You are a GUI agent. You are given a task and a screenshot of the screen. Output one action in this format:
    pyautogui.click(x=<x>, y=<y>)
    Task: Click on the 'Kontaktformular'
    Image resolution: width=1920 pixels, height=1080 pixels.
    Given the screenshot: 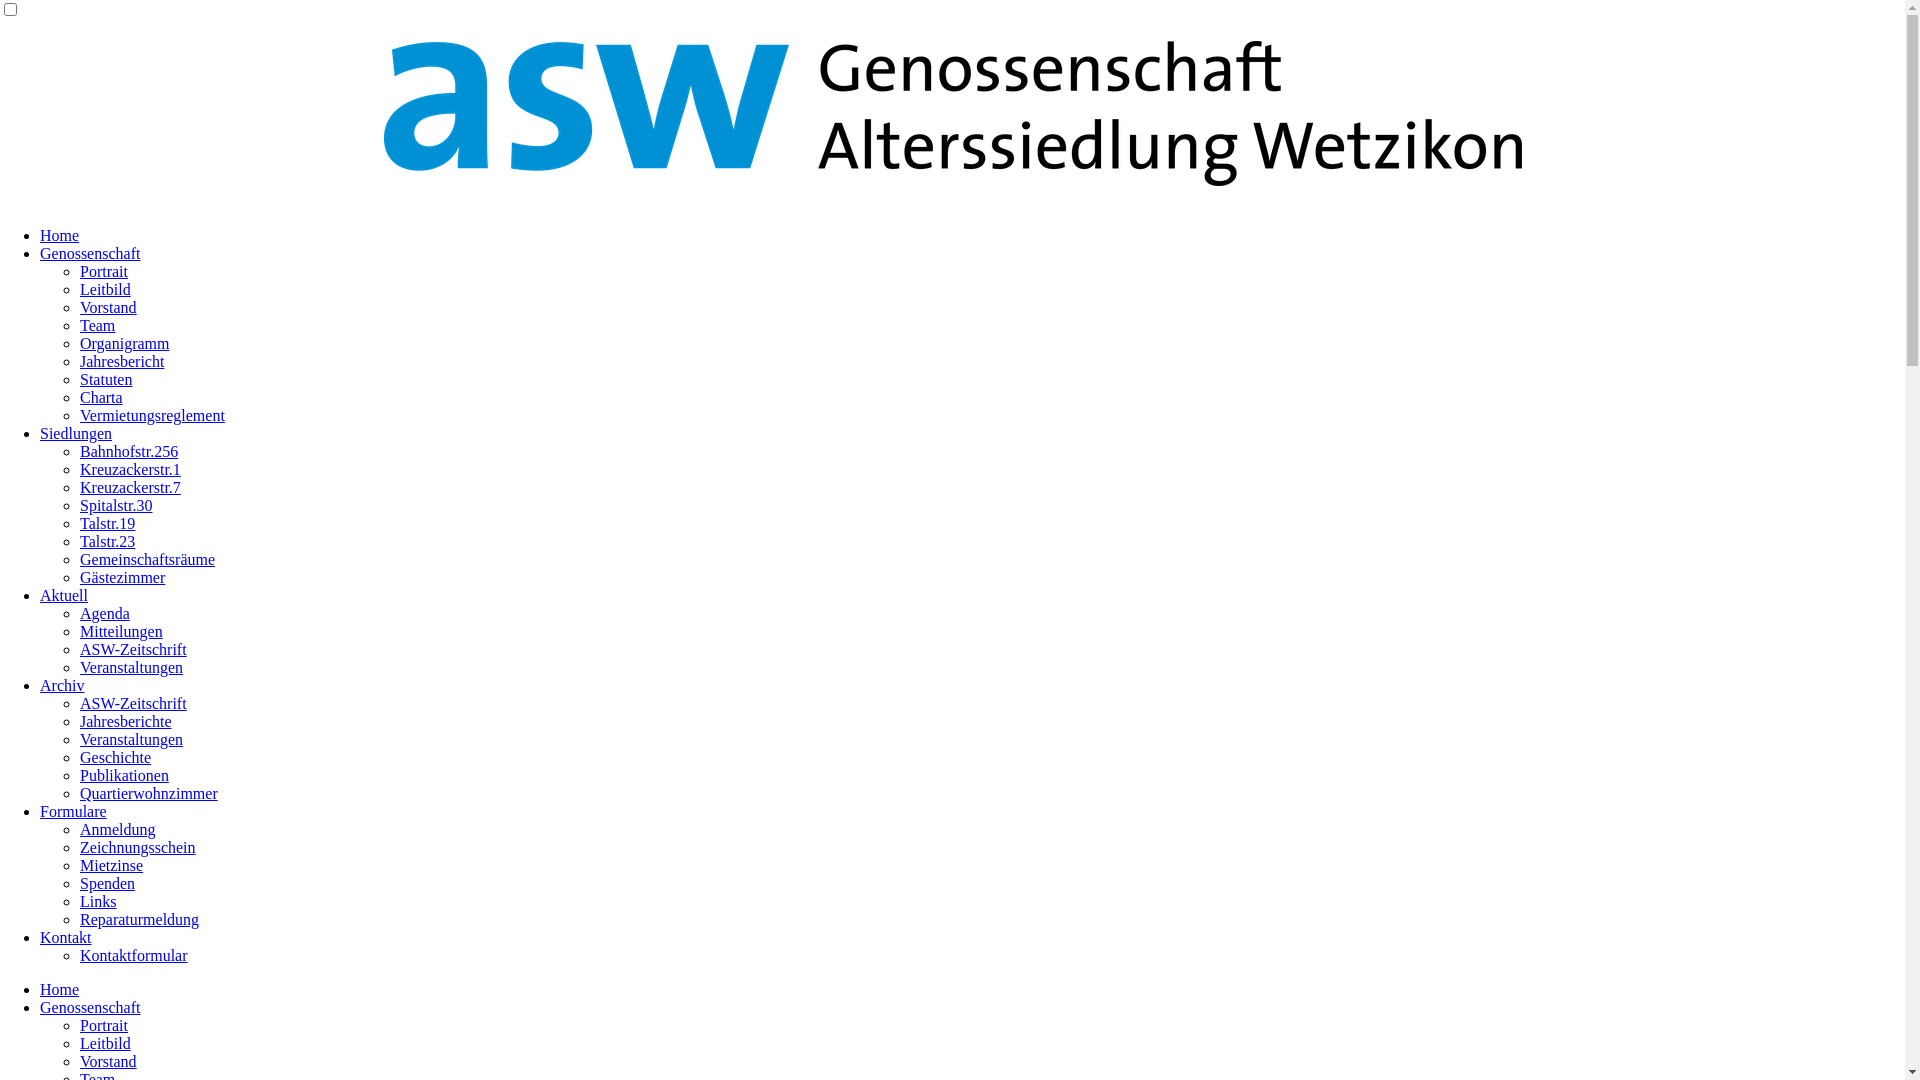 What is the action you would take?
    pyautogui.click(x=133, y=954)
    